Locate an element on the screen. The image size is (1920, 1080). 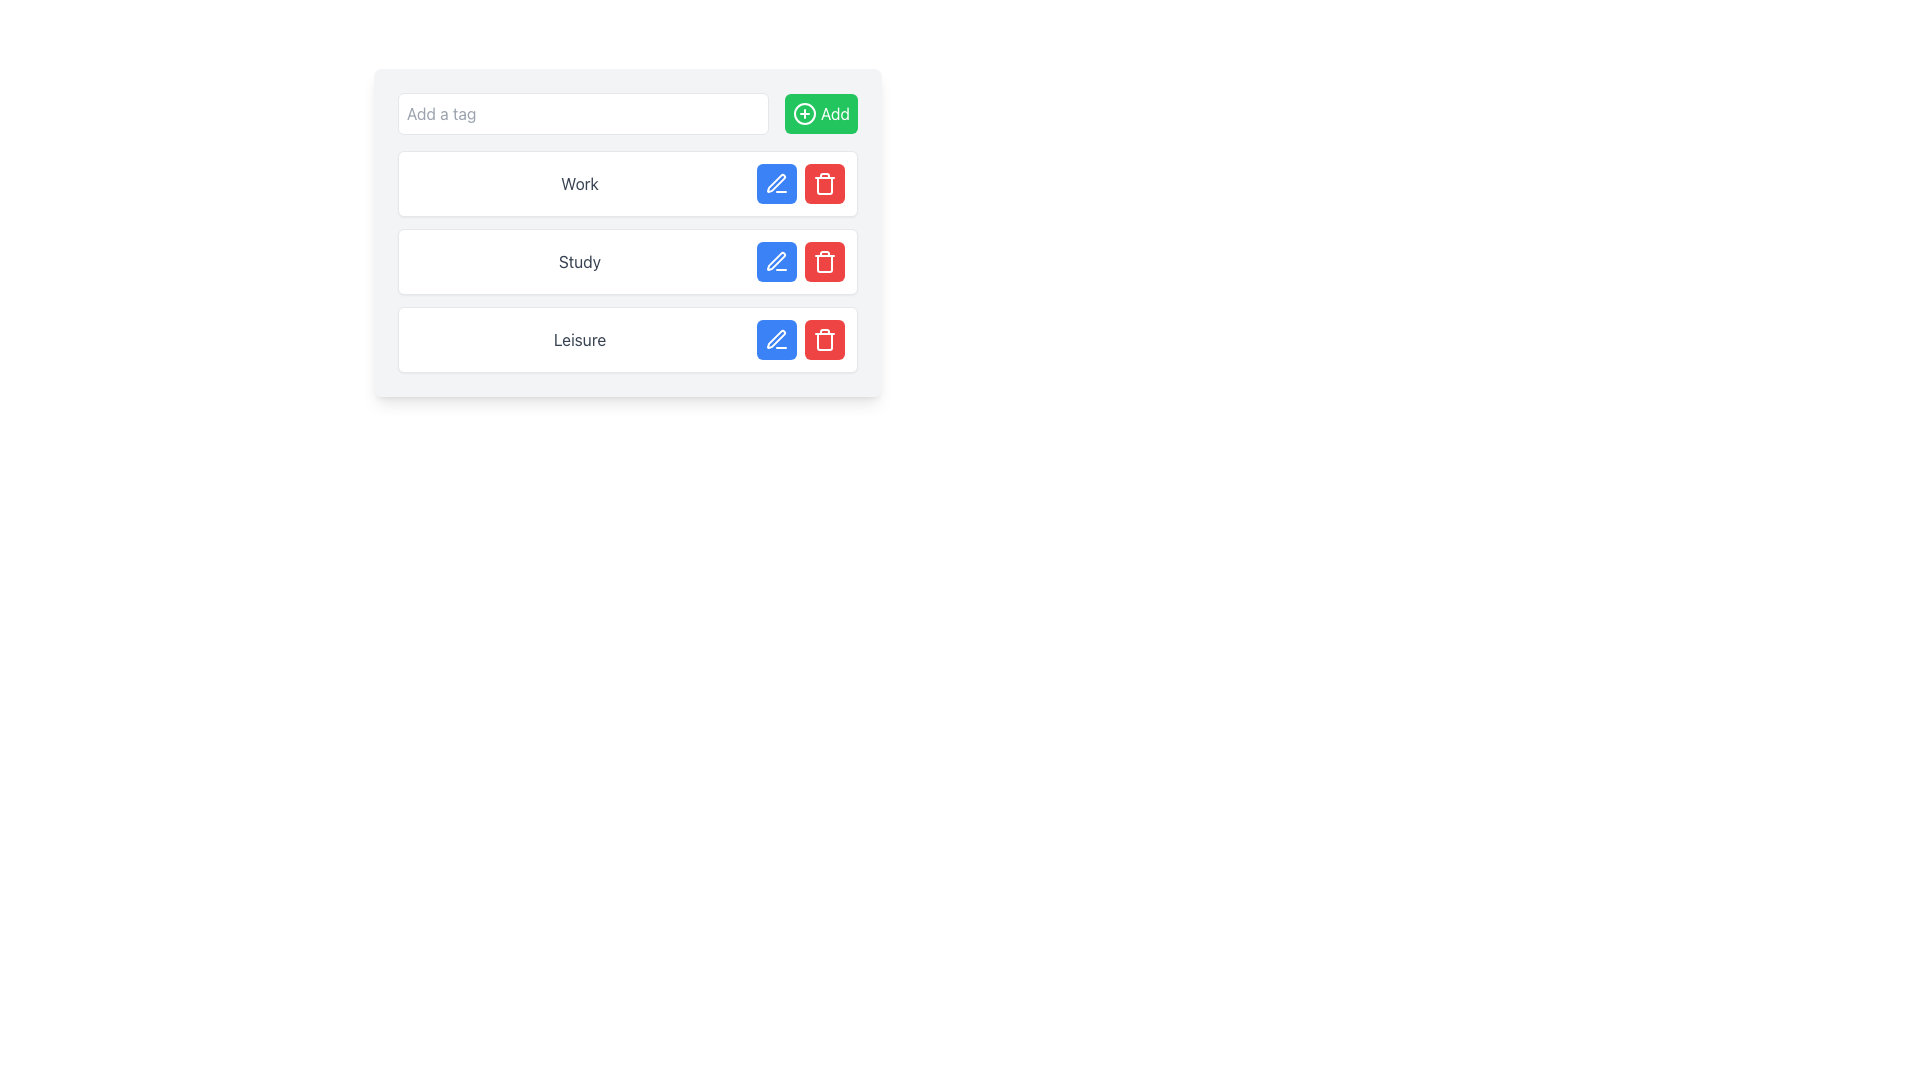
the pen icon located inside the blue circular button adjacent to the 'Leisure' label is located at coordinates (775, 338).